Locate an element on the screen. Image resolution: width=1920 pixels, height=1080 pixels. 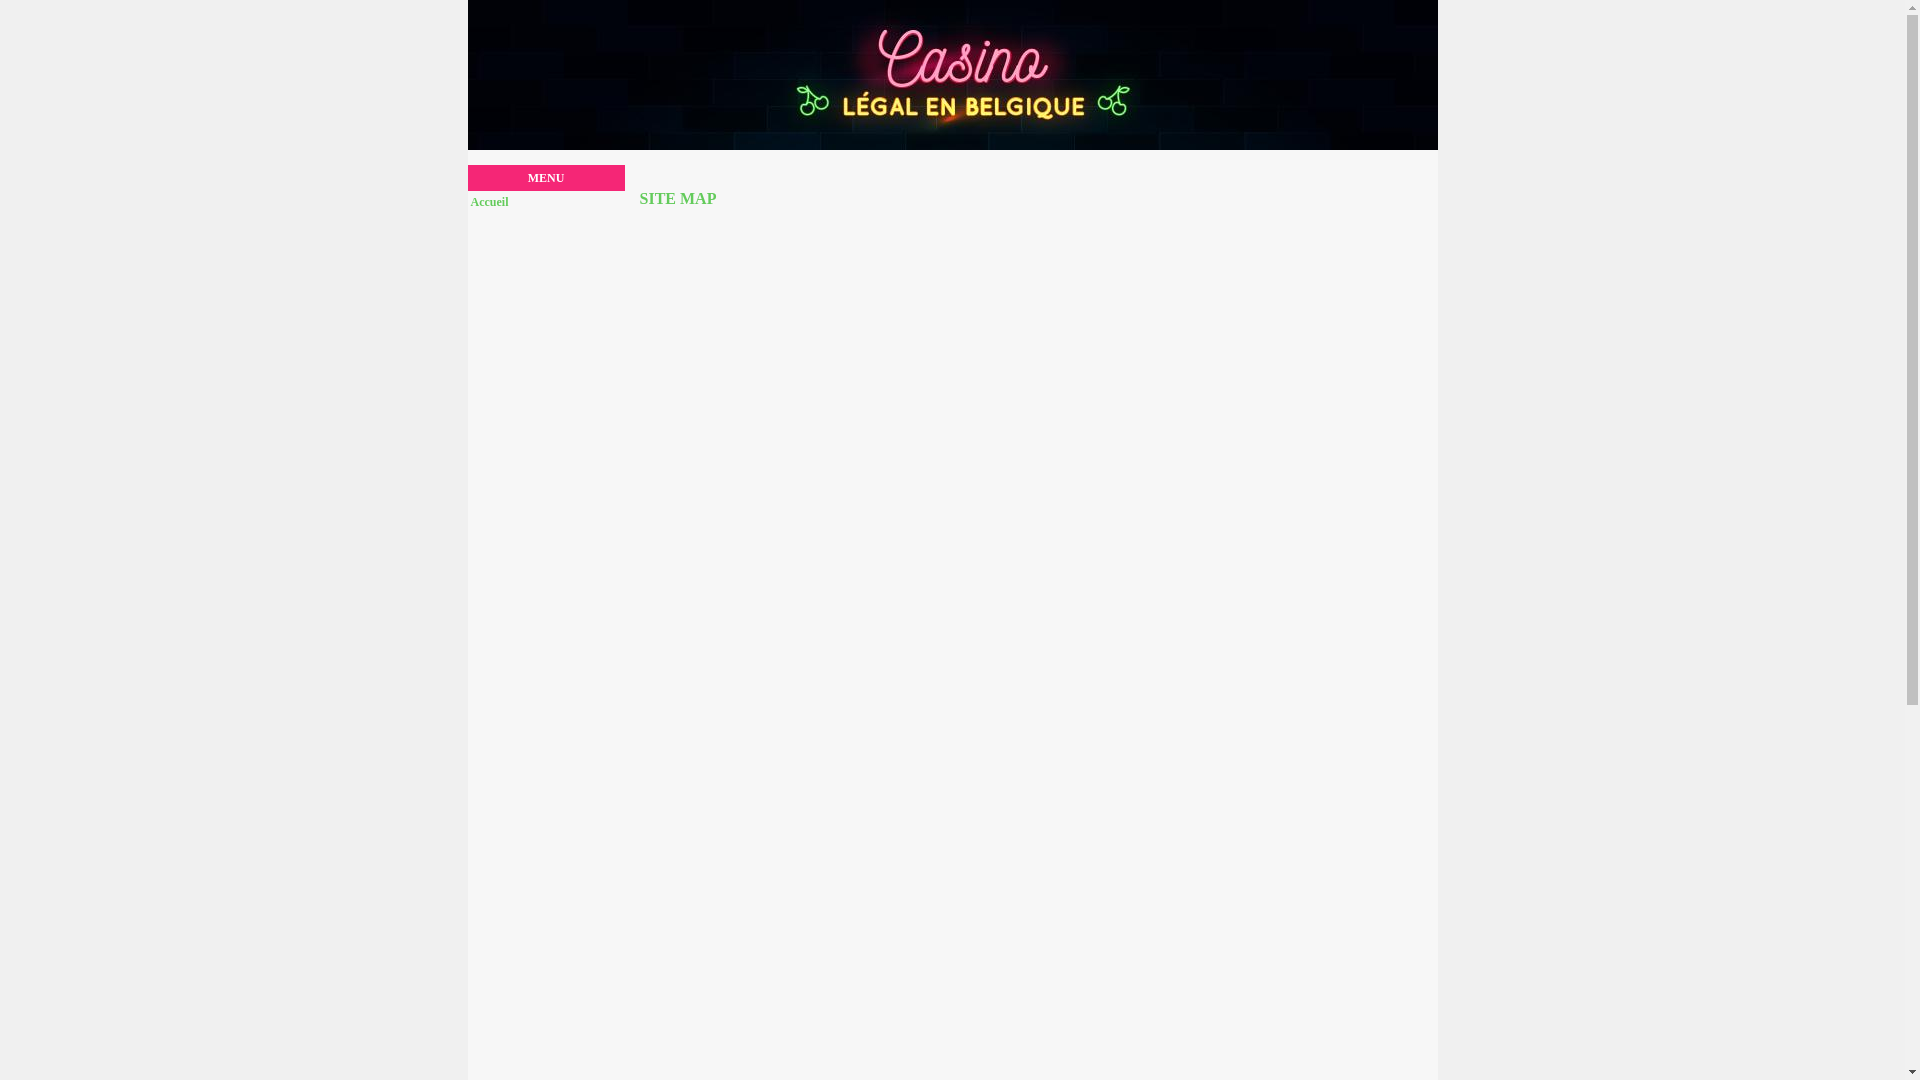
'MENU' is located at coordinates (546, 176).